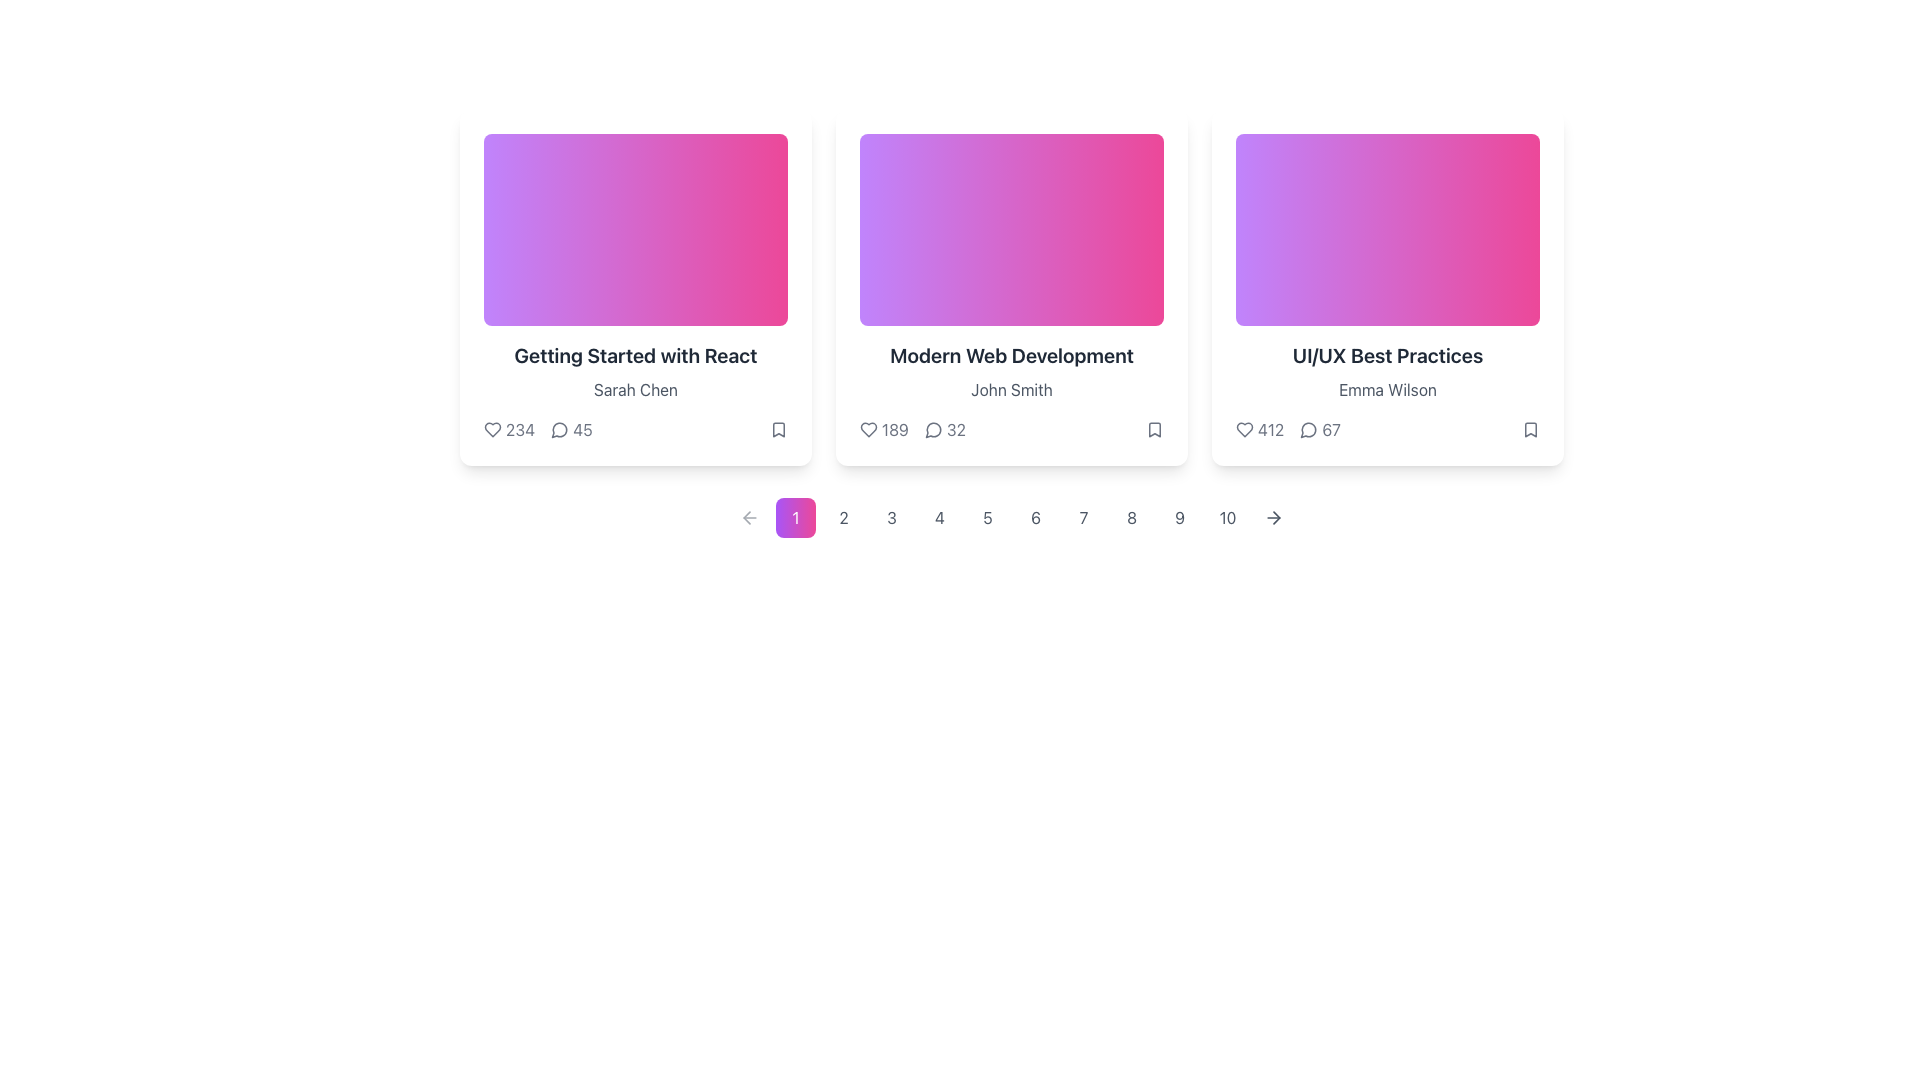  I want to click on on the interactive indicator with a numeric counter for the 'UI/UX Best Practices' post, so click(1320, 428).